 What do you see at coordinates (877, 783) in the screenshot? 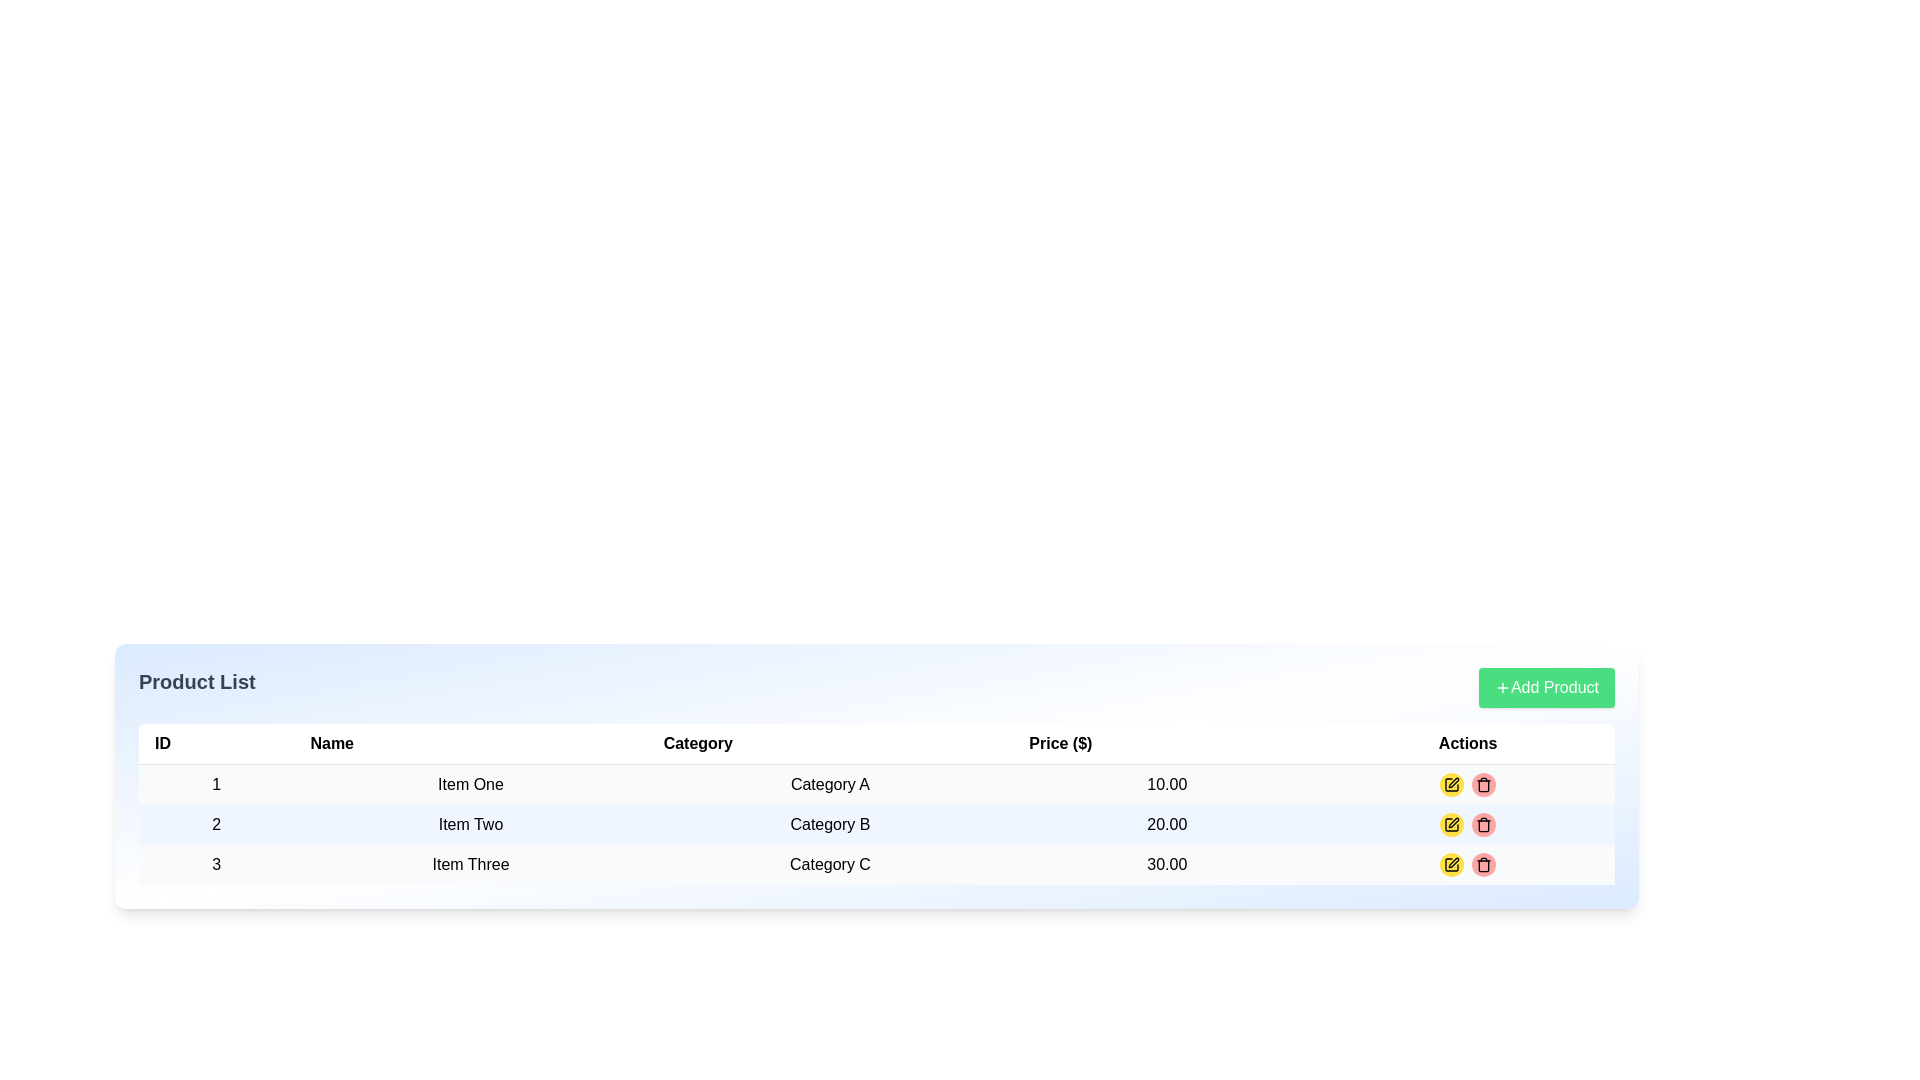
I see `the first row in the product table that contains the ID '1', product name 'Item One', category 'Category A', and price '10.00'` at bounding box center [877, 783].